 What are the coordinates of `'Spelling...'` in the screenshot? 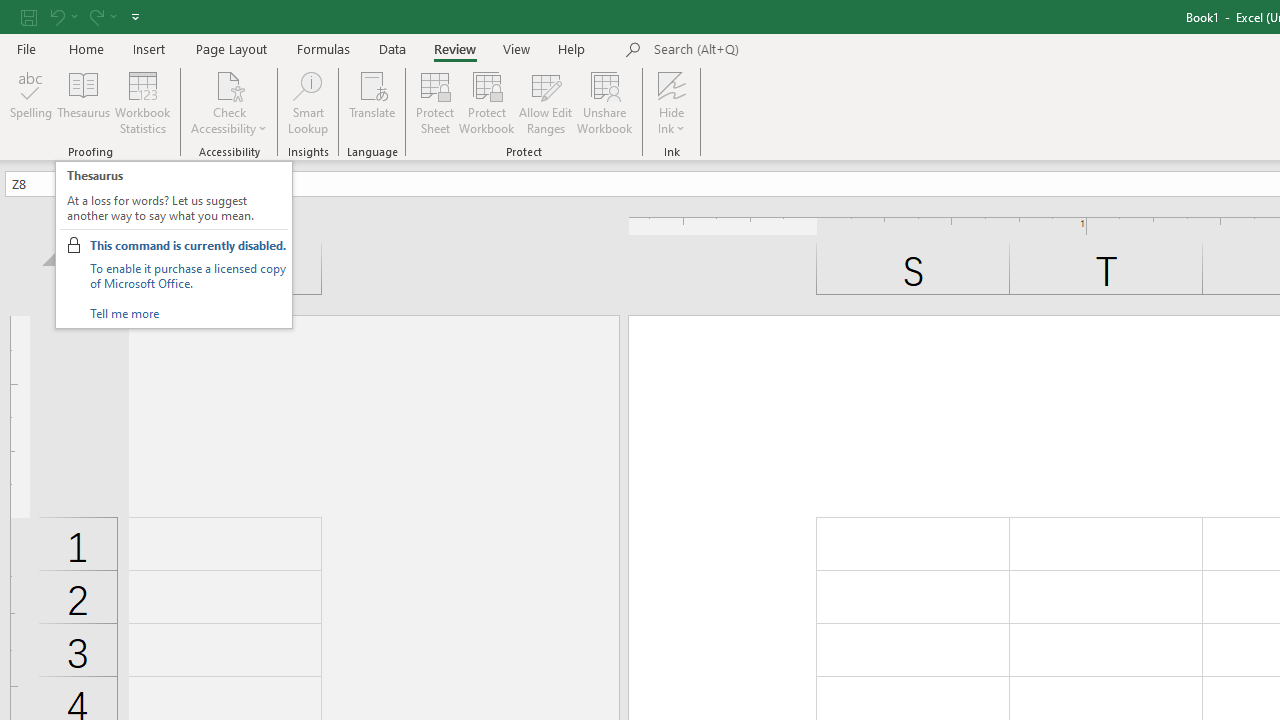 It's located at (31, 103).